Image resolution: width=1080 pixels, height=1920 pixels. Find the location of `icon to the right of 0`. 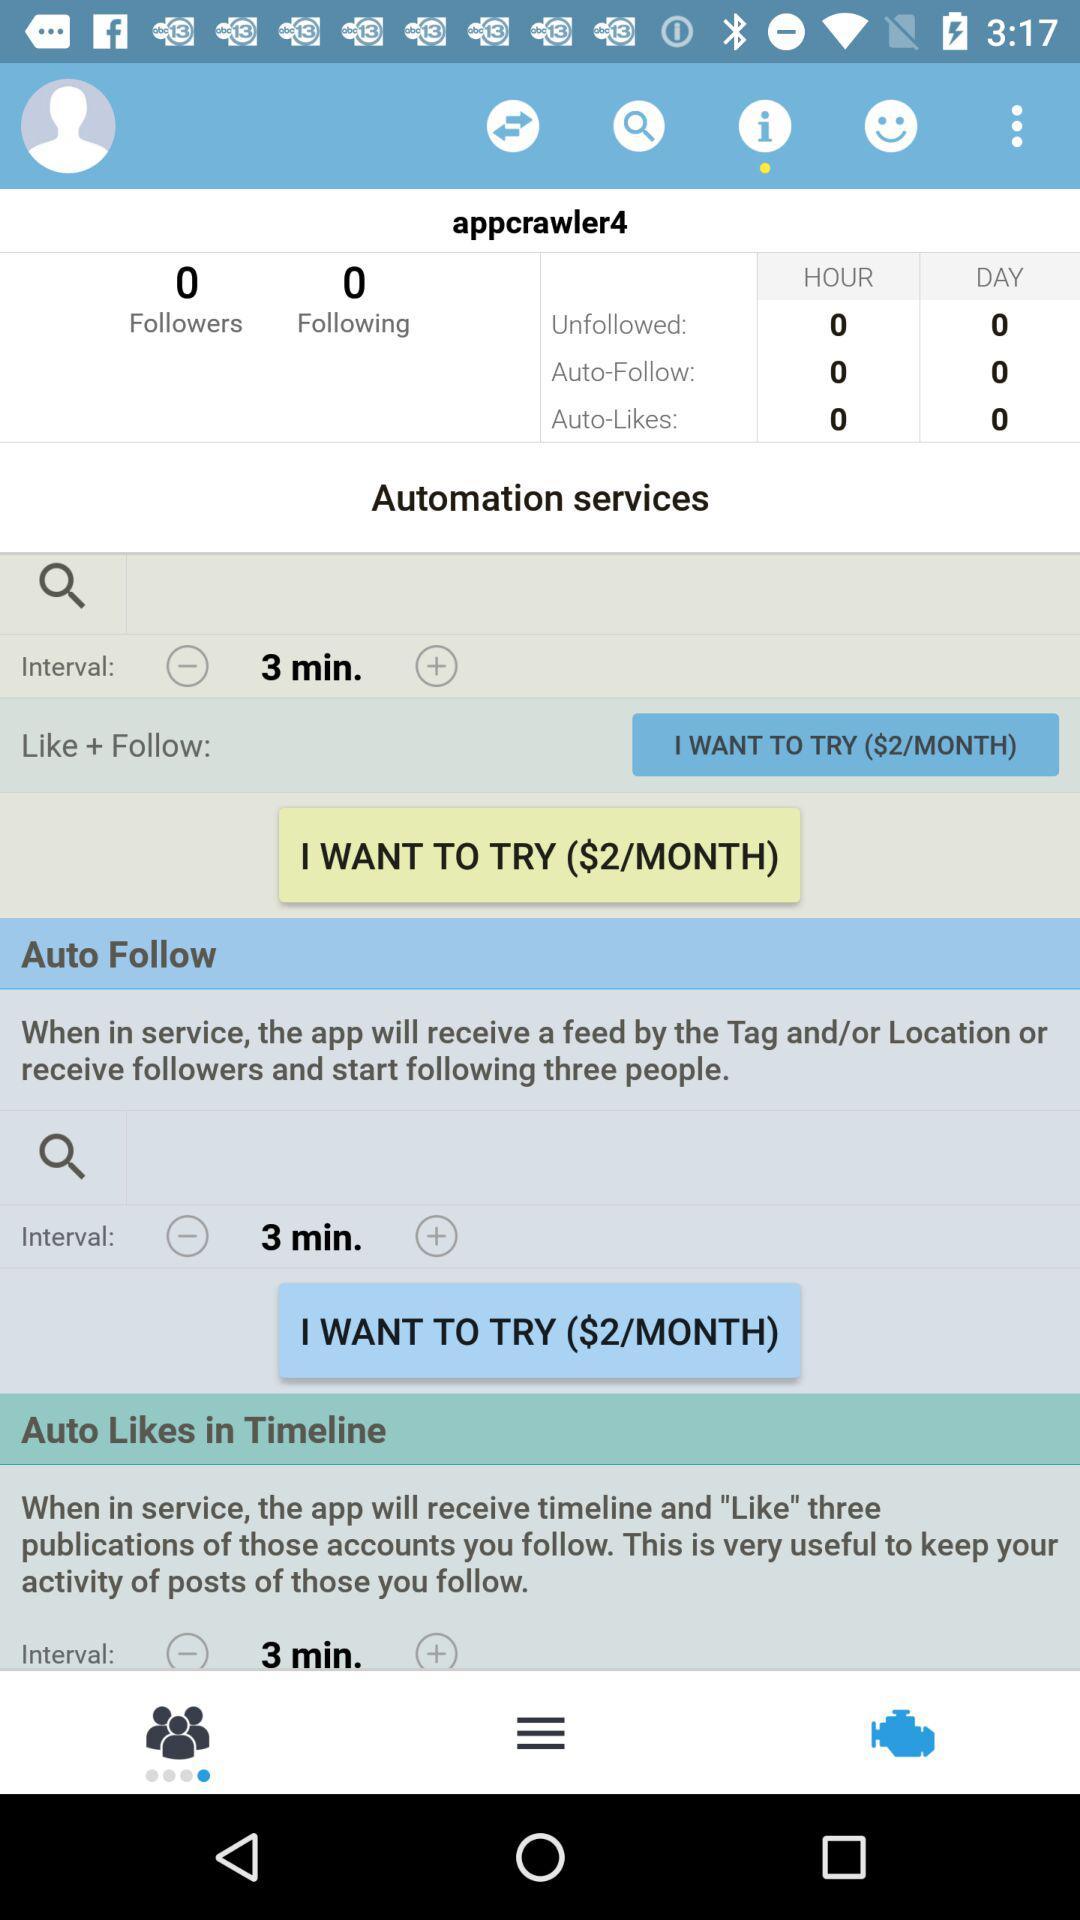

icon to the right of 0 is located at coordinates (352, 295).